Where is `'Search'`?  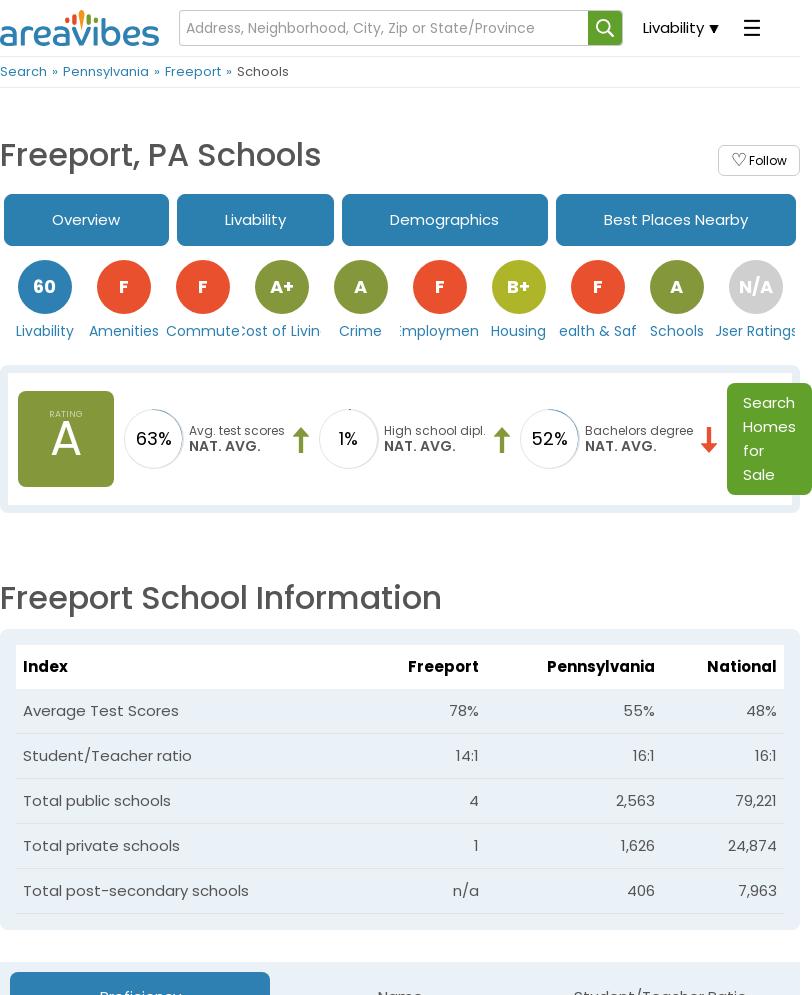
'Search' is located at coordinates (23, 70).